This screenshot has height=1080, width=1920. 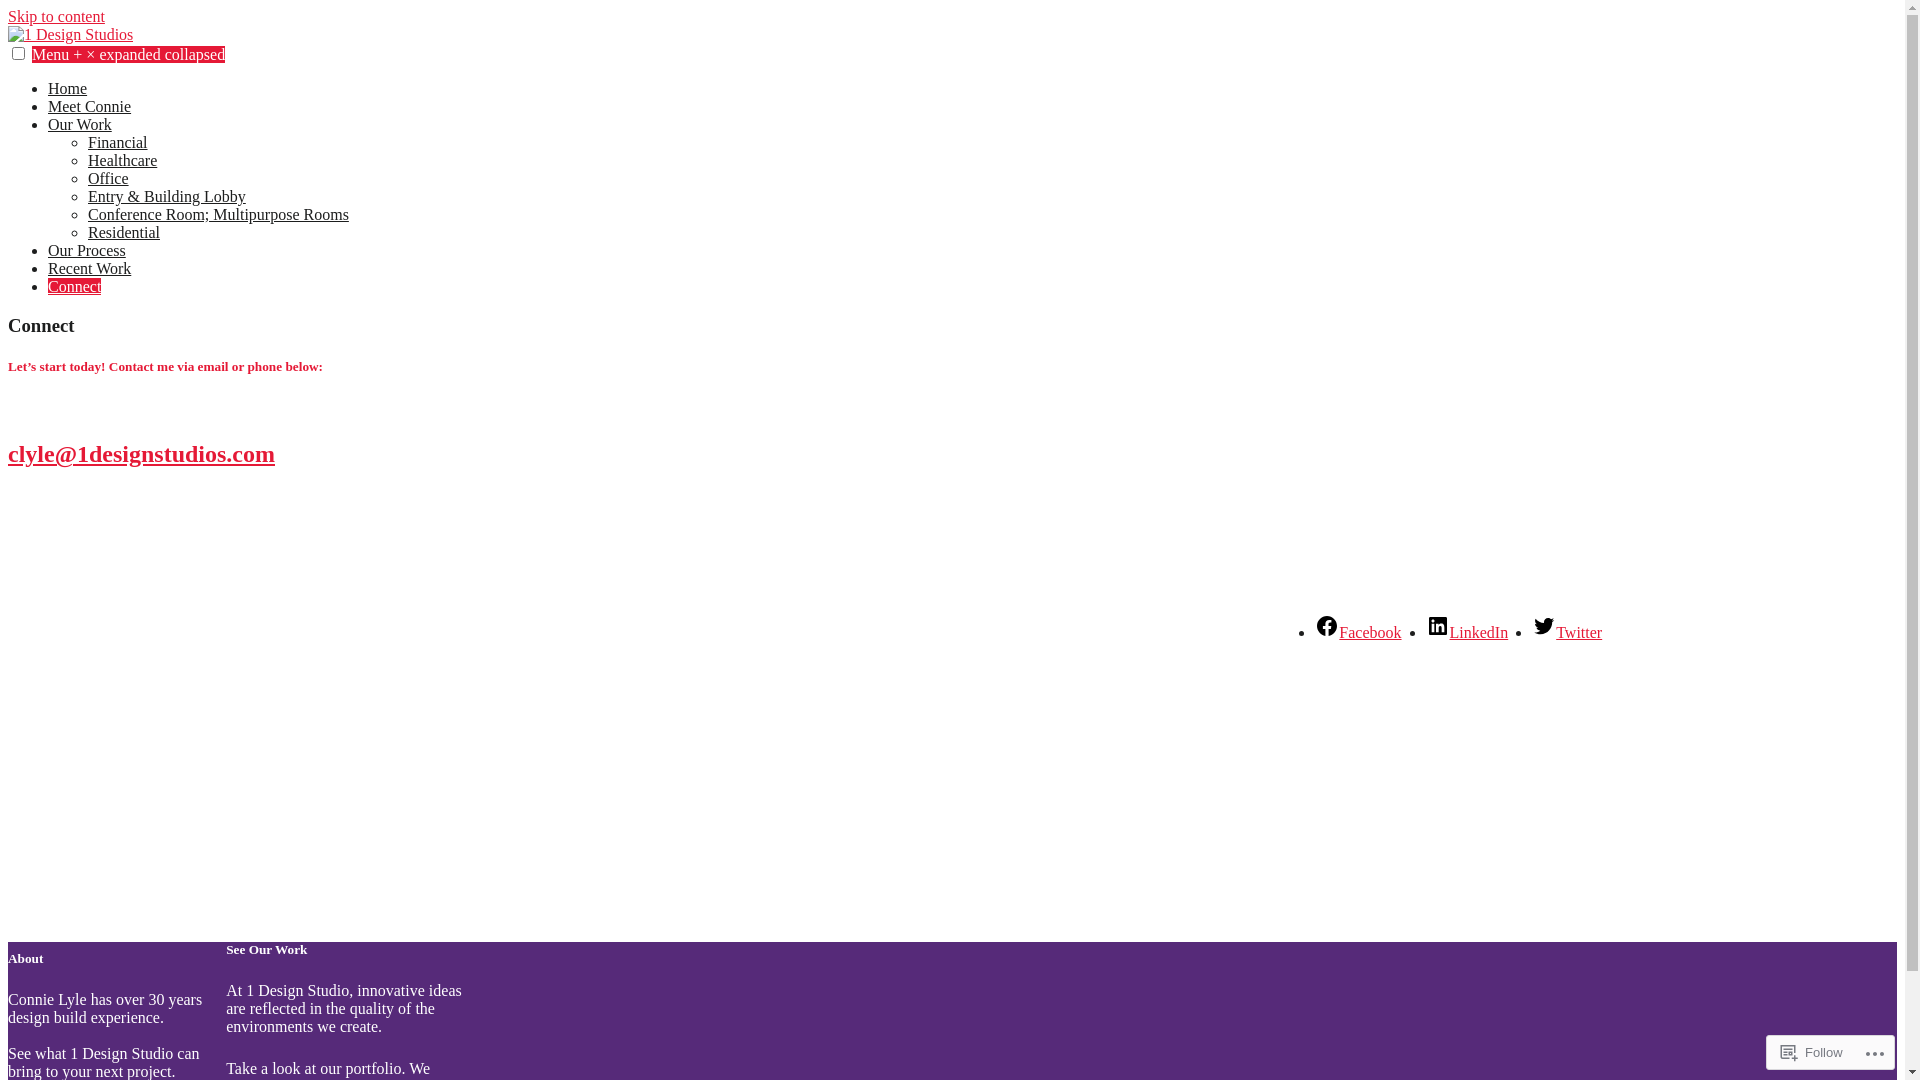 I want to click on 'Entry & Building Lobby', so click(x=167, y=196).